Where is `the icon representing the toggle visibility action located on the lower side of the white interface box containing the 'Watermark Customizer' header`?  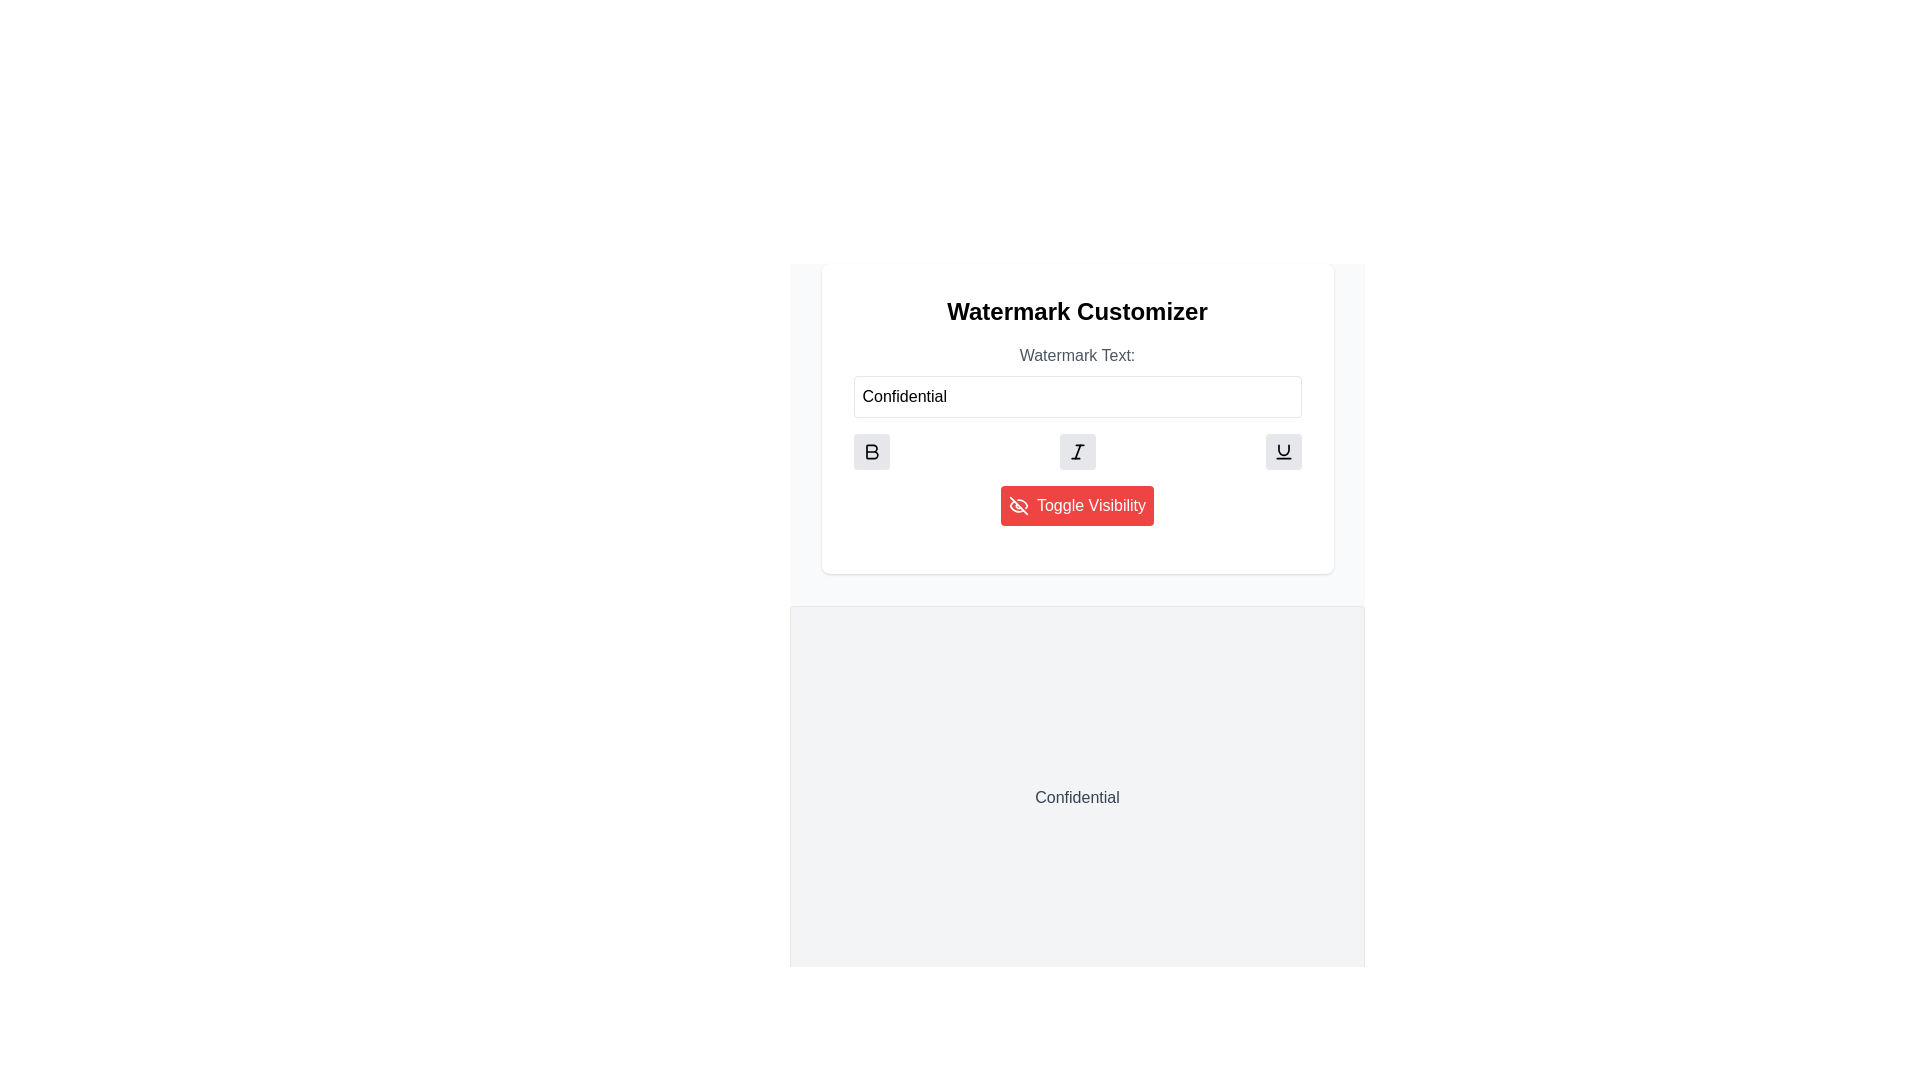
the icon representing the toggle visibility action located on the lower side of the white interface box containing the 'Watermark Customizer' header is located at coordinates (1017, 504).